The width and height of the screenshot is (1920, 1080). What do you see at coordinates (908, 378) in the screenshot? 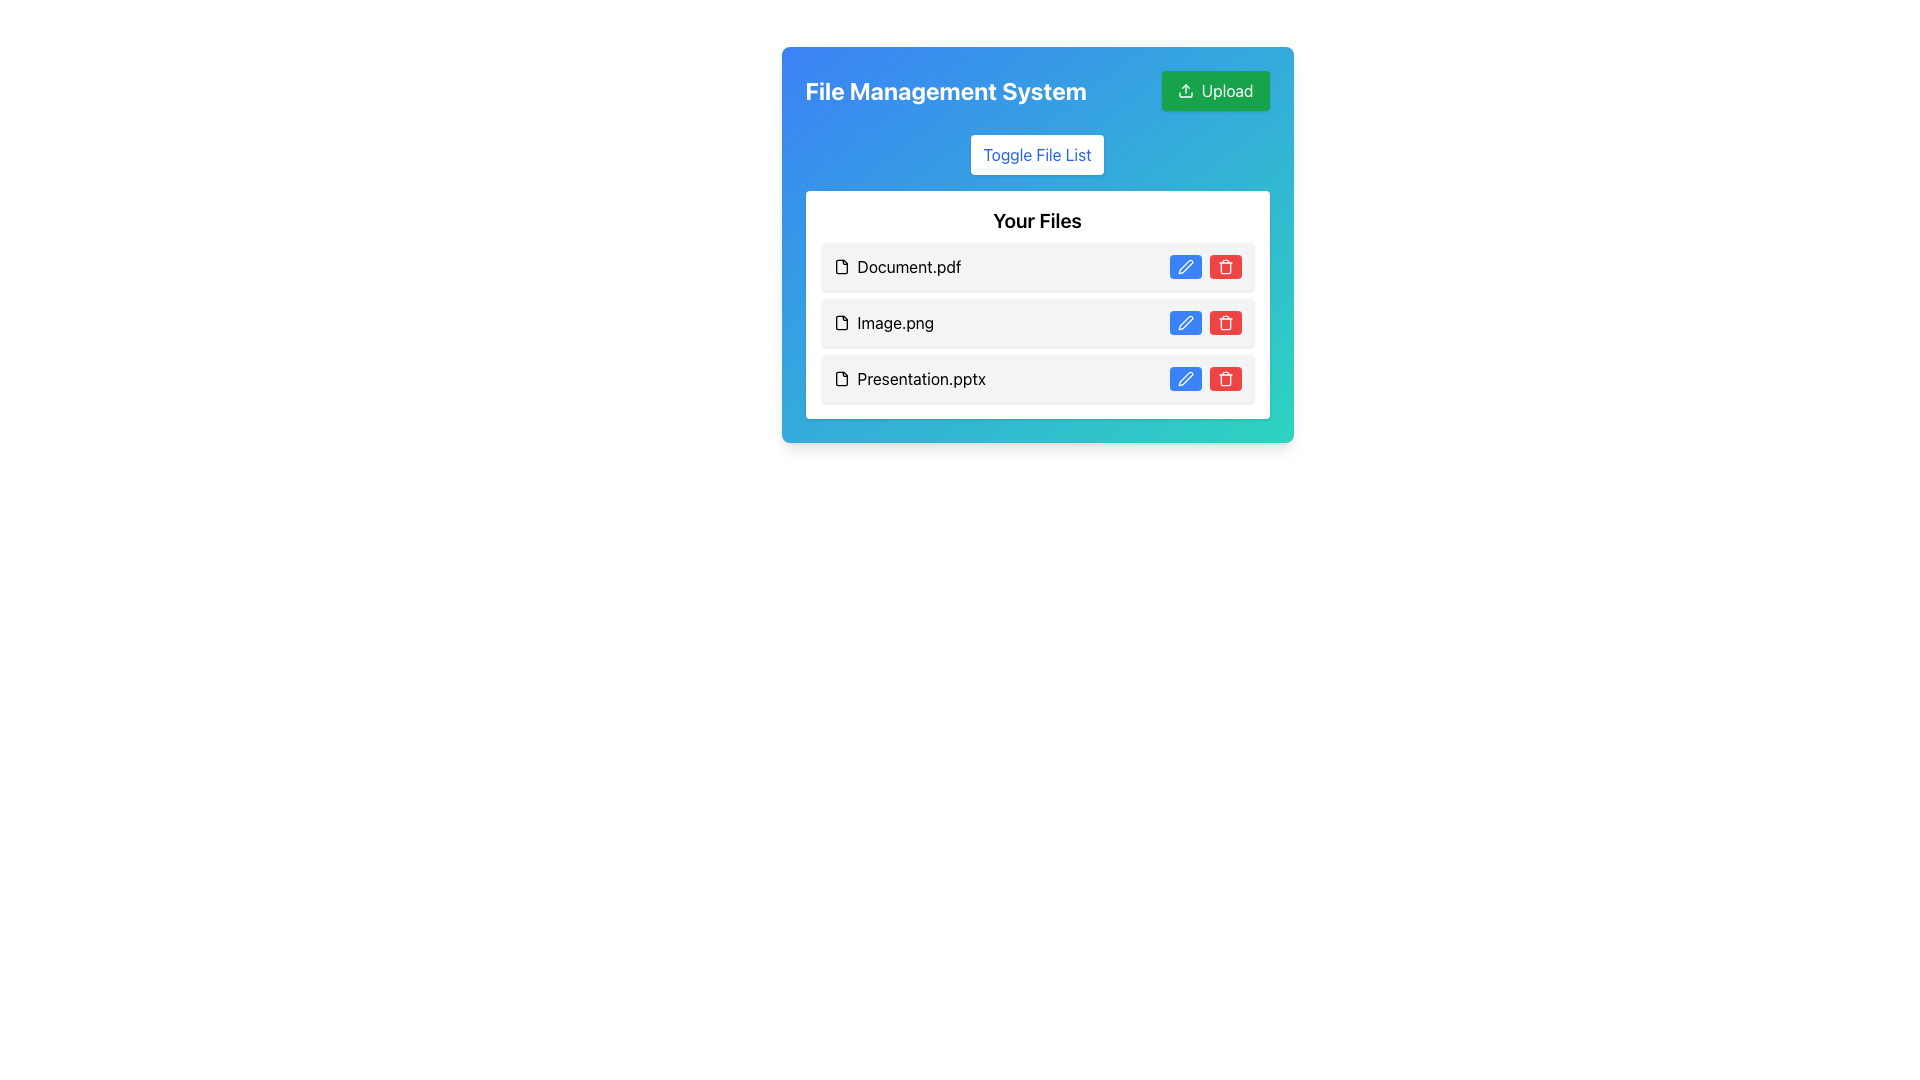
I see `the Label displaying the filename 'Presentation.pptx' accompanied by an icon, which is the third entry in the file list under 'Your Files'` at bounding box center [908, 378].